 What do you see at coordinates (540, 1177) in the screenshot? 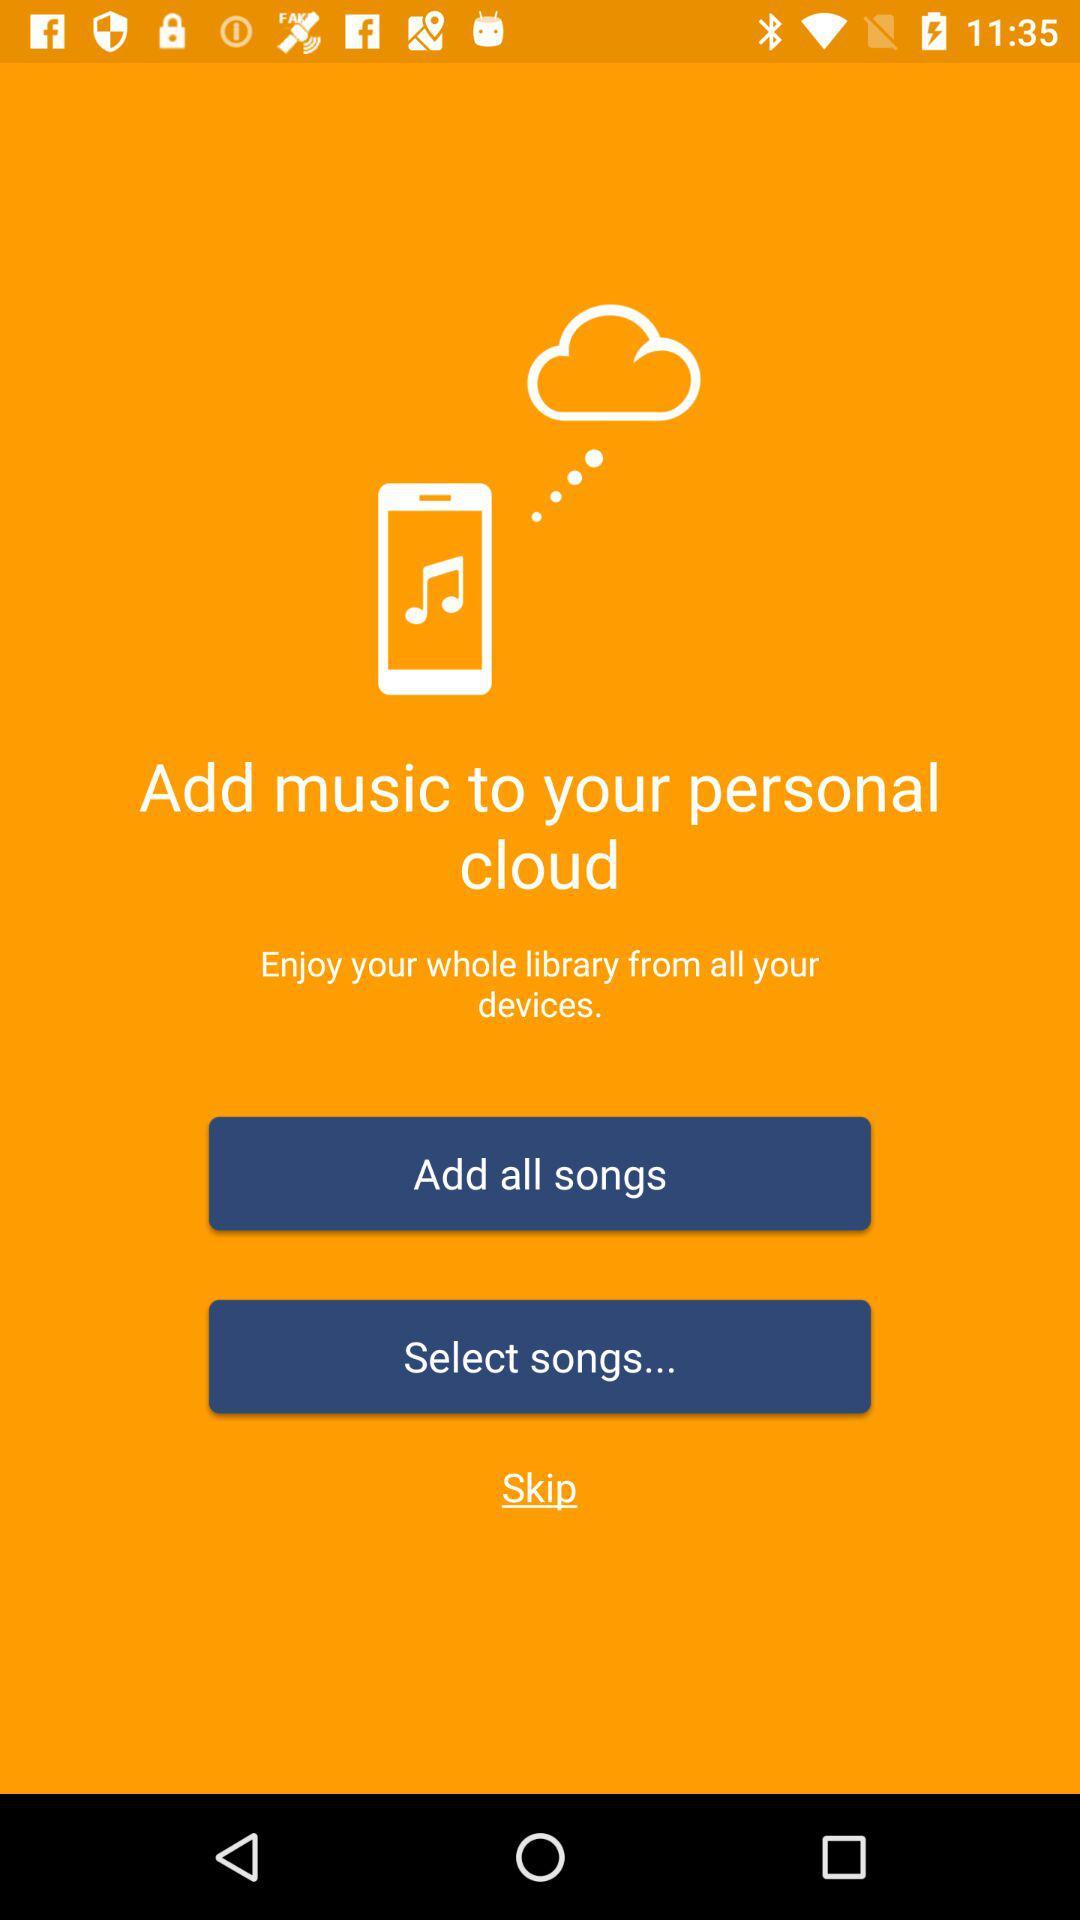
I see `the item below enjoy your whole` at bounding box center [540, 1177].